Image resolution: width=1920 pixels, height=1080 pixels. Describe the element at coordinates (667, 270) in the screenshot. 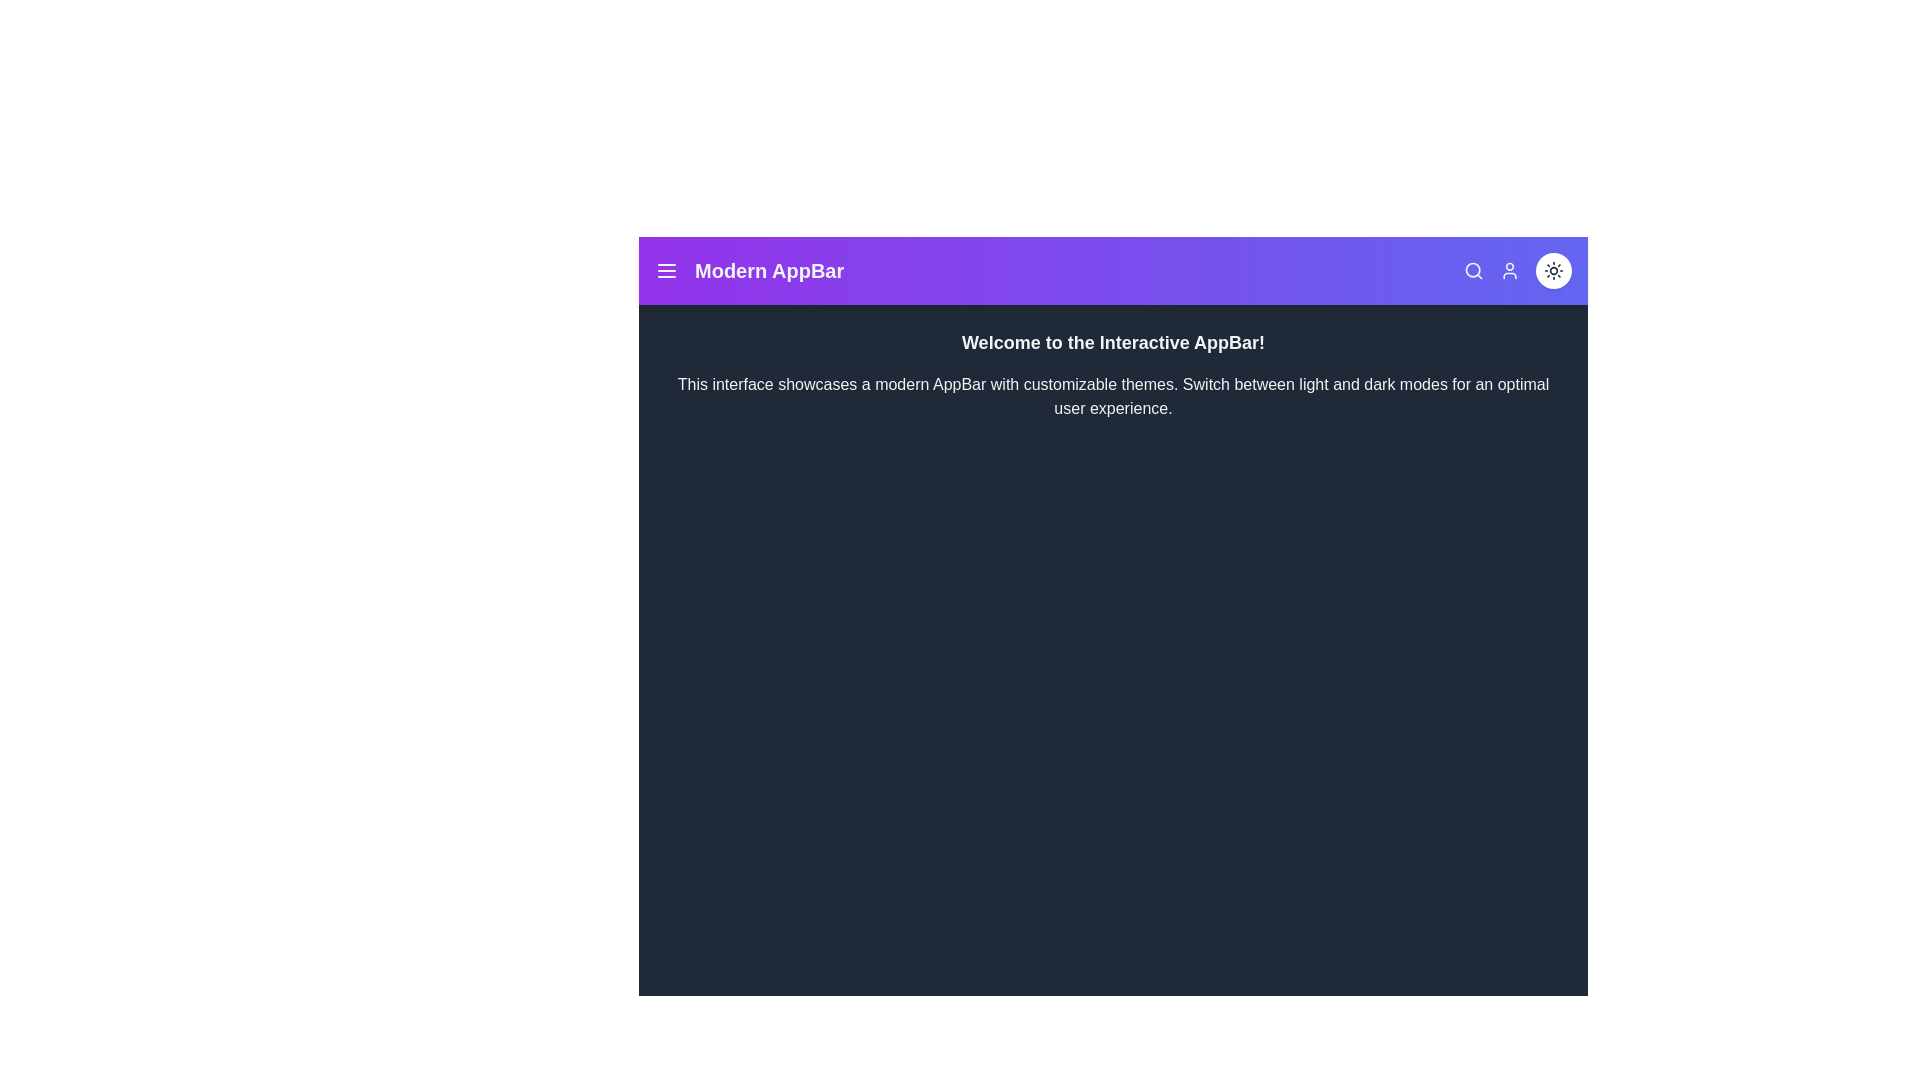

I see `the menu icon to toggle the menu` at that location.